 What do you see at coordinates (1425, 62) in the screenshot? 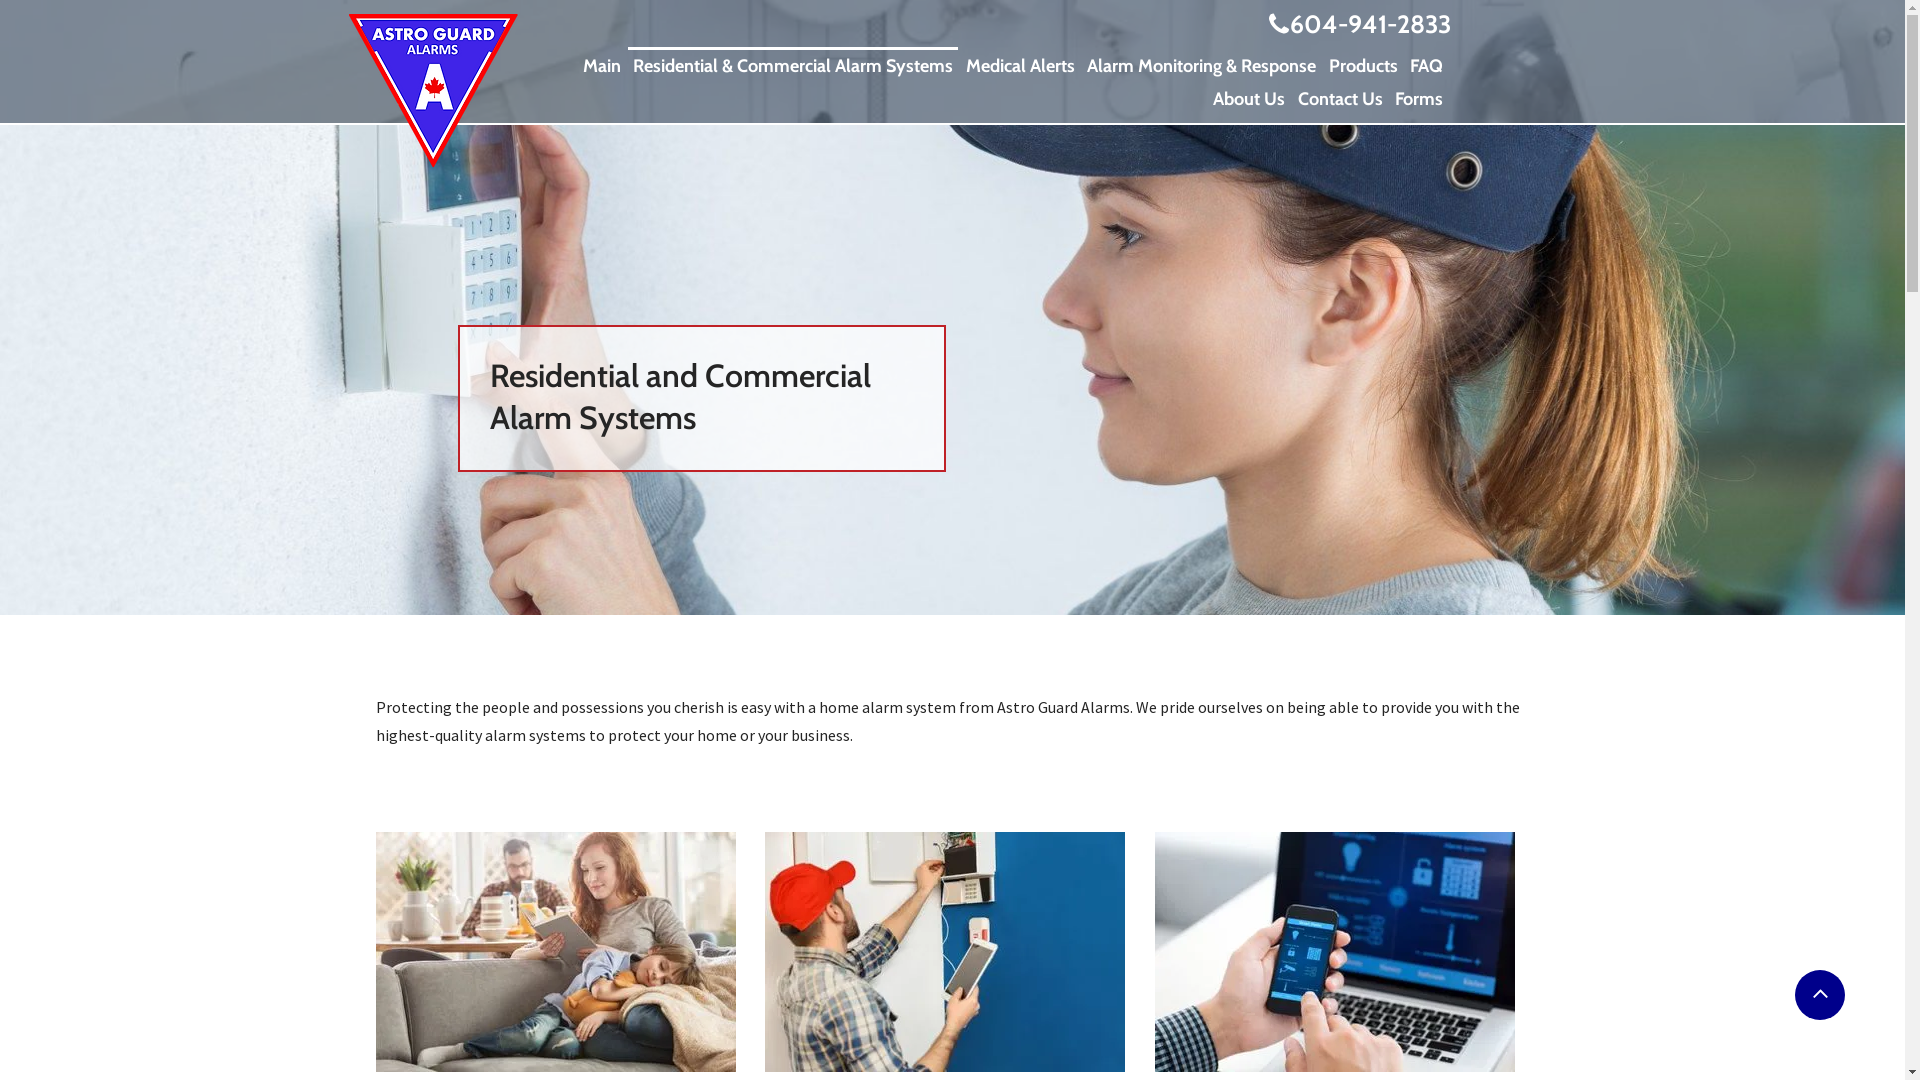
I see `'FAQ'` at bounding box center [1425, 62].